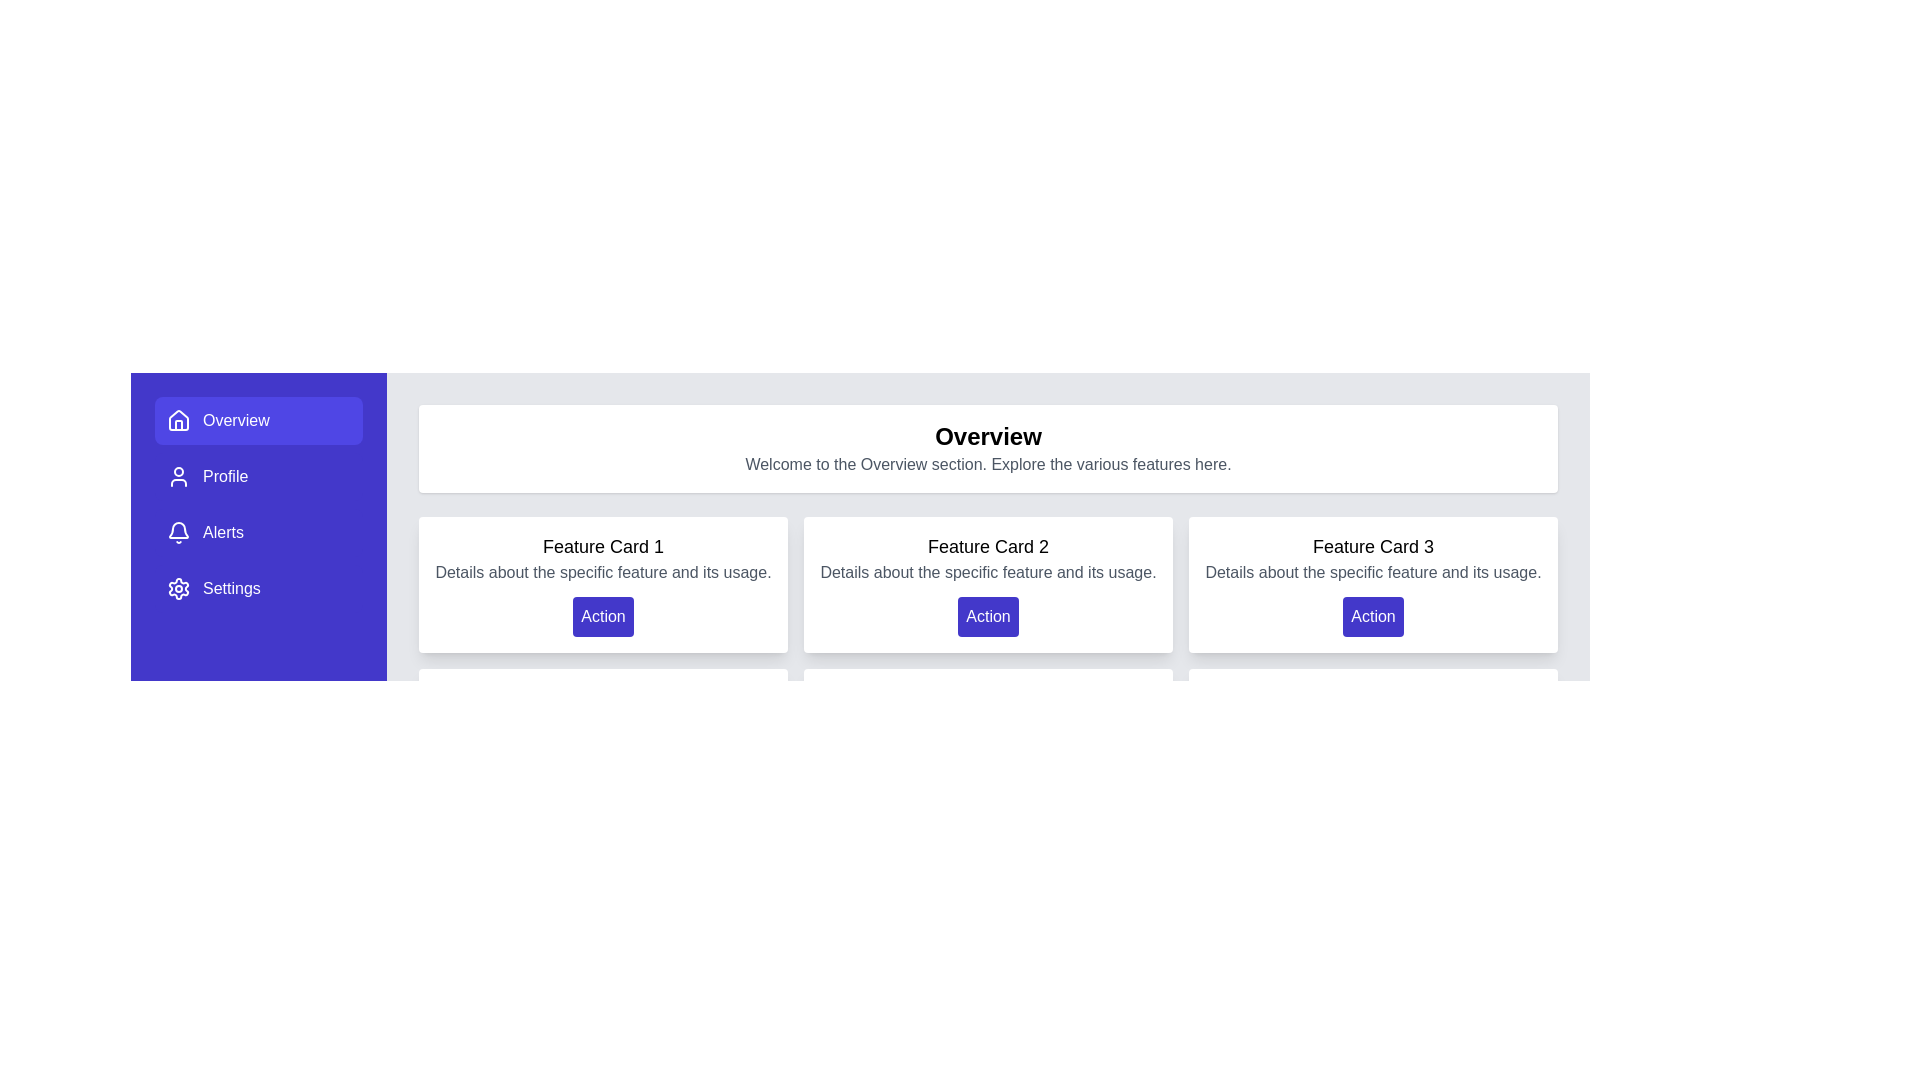 The height and width of the screenshot is (1080, 1920). Describe the element at coordinates (178, 419) in the screenshot. I see `the house-shaped icon located within the circular button in the highlighted 'Overview' menu item on the vertical navigation menu` at that location.